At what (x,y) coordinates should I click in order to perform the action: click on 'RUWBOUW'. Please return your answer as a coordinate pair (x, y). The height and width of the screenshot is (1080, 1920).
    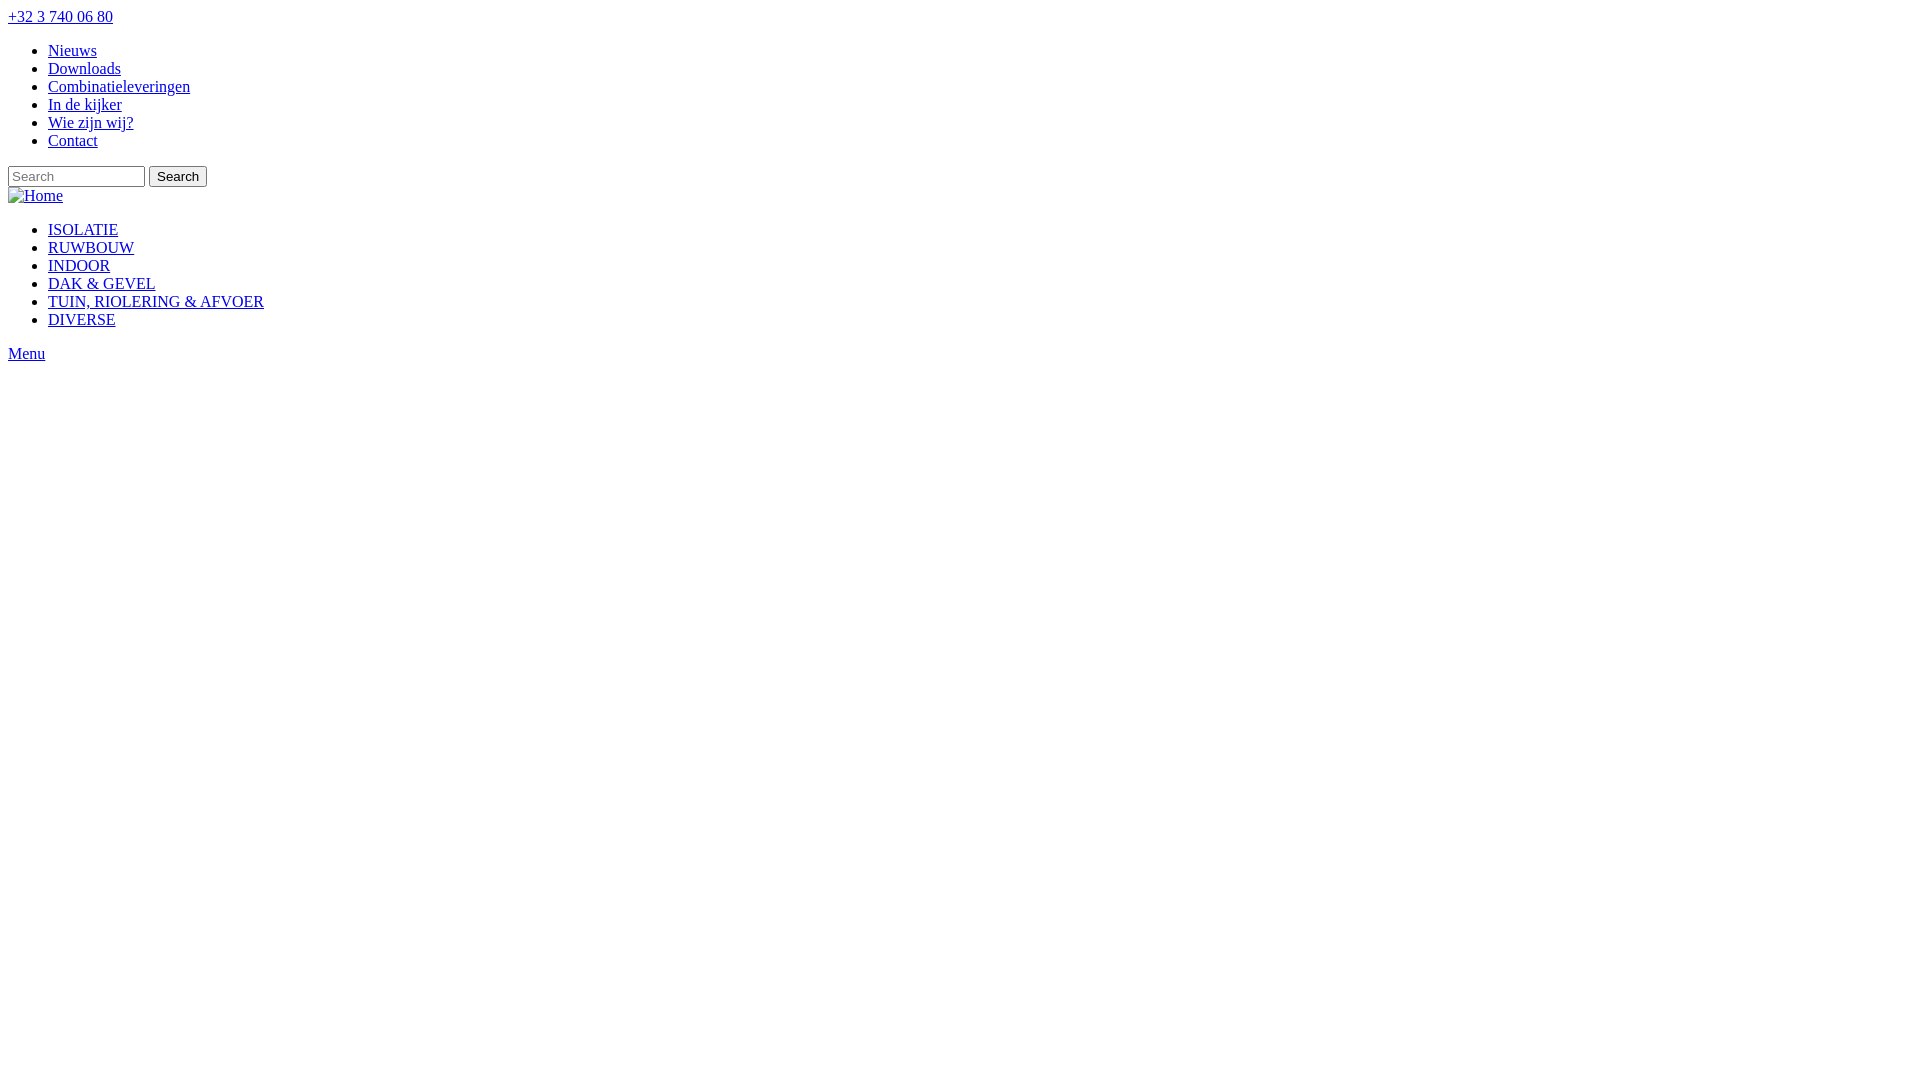
    Looking at the image, I should click on (90, 246).